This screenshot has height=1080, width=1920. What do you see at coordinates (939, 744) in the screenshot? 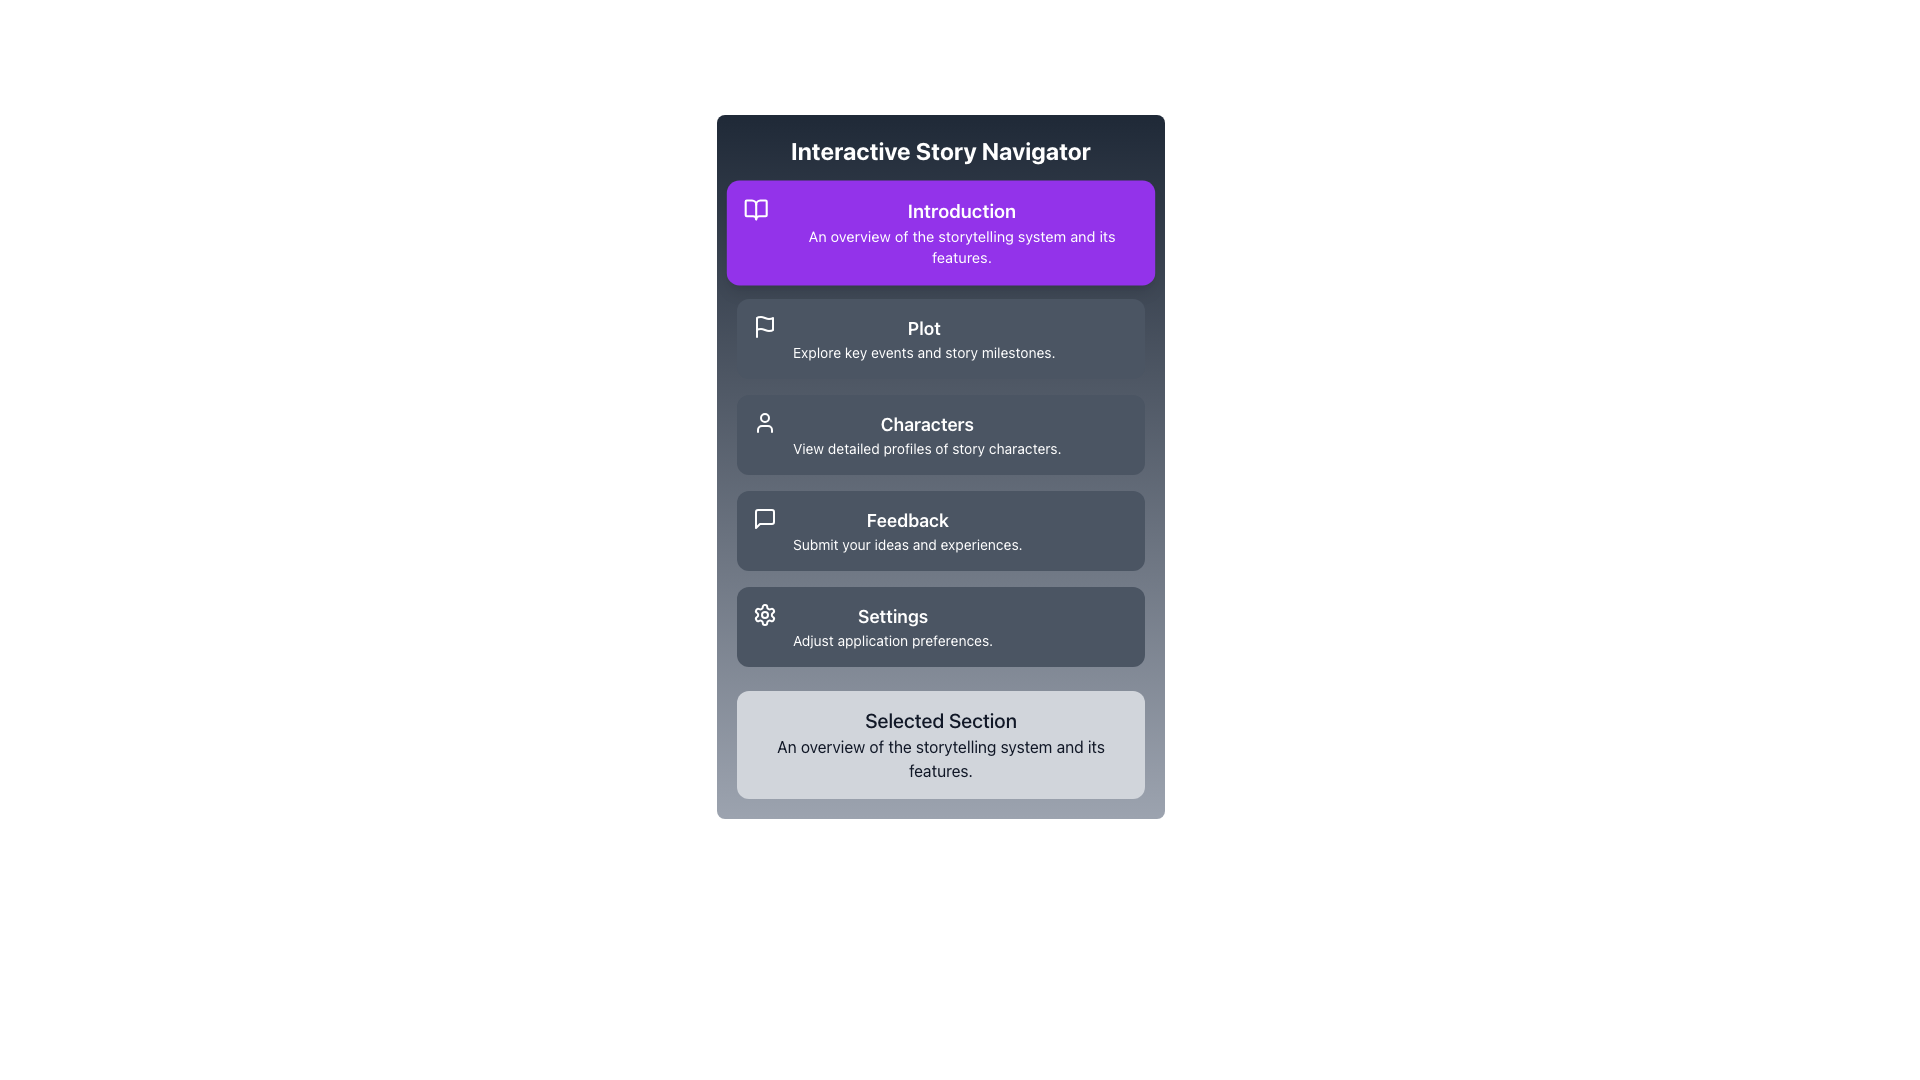
I see `text from the Descriptive Information Box located at the bottom of the interface, which outlines the currently highlighted feature in the storytelling application` at bounding box center [939, 744].